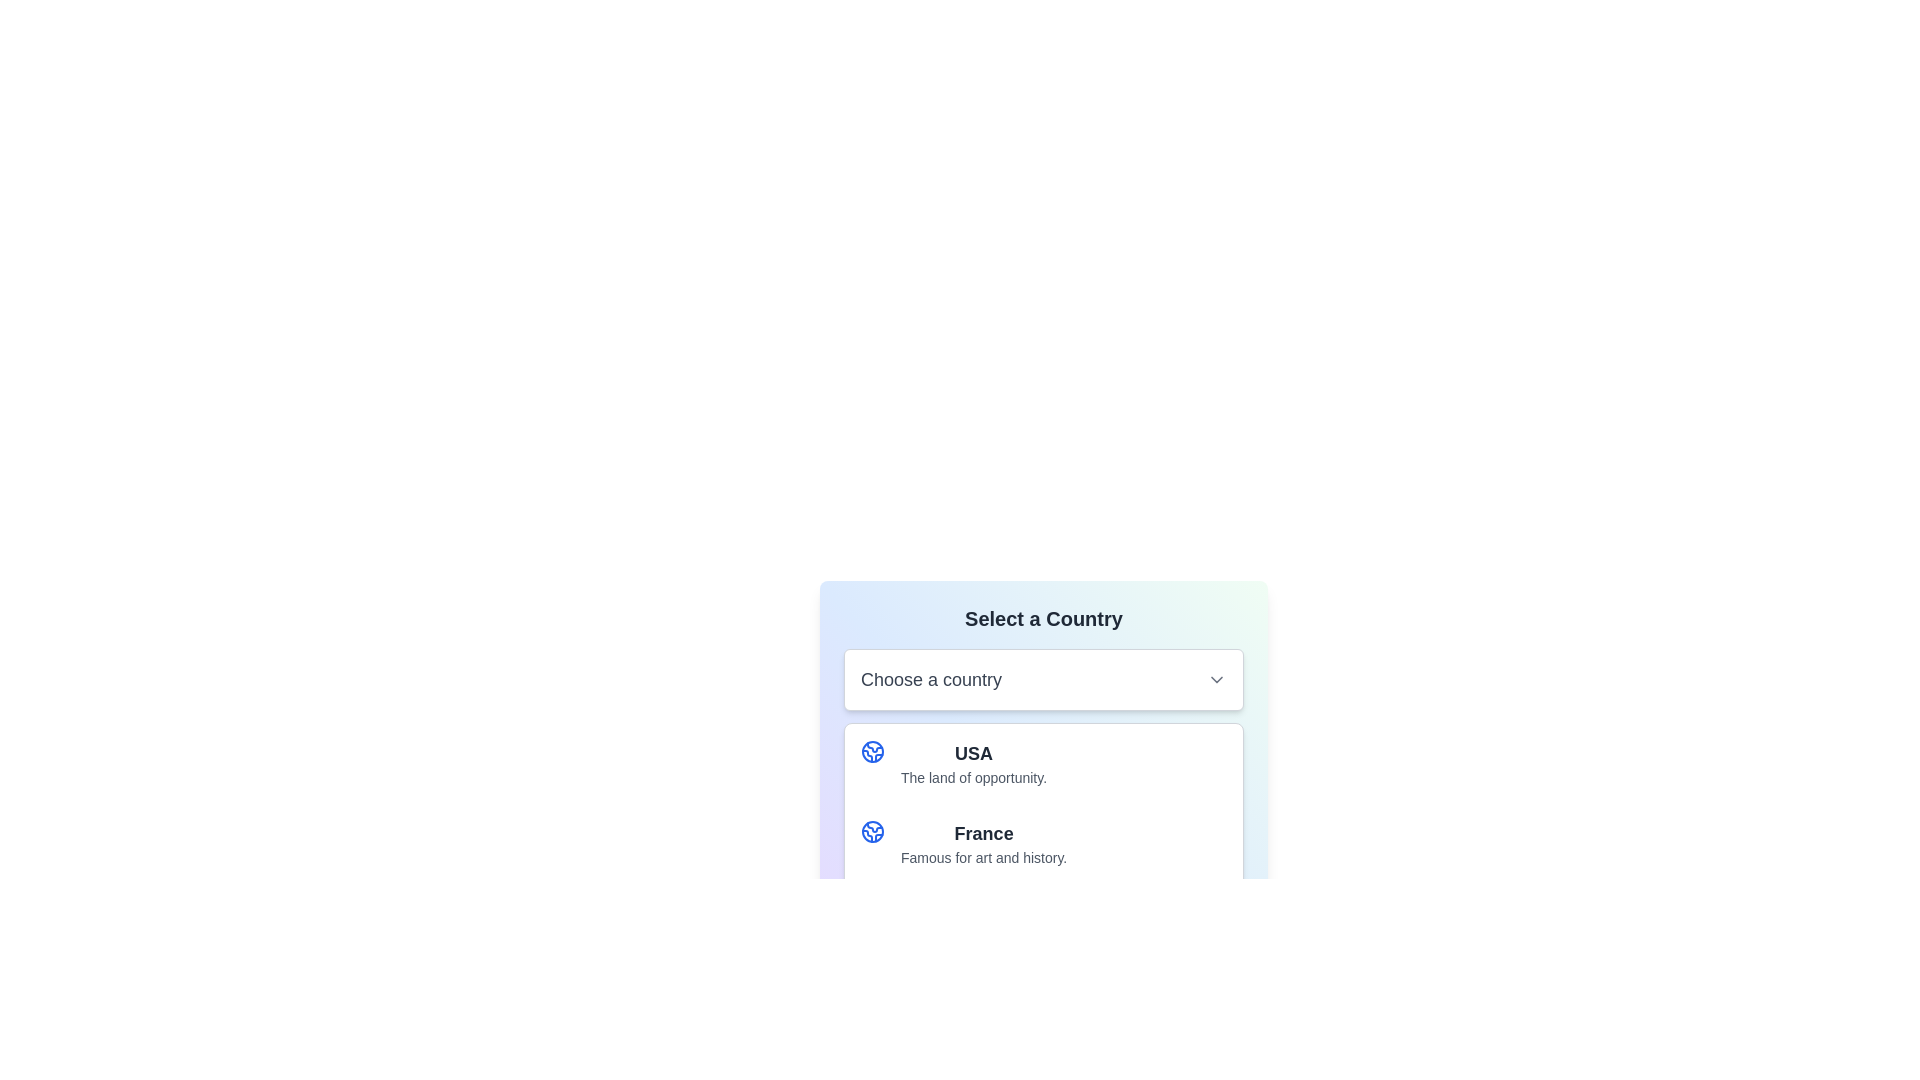 This screenshot has width=1920, height=1080. What do you see at coordinates (1216, 678) in the screenshot?
I see `the downward-pointing chevron icon styled in gray, located at the right side of the input box labeled 'Choose a country'` at bounding box center [1216, 678].